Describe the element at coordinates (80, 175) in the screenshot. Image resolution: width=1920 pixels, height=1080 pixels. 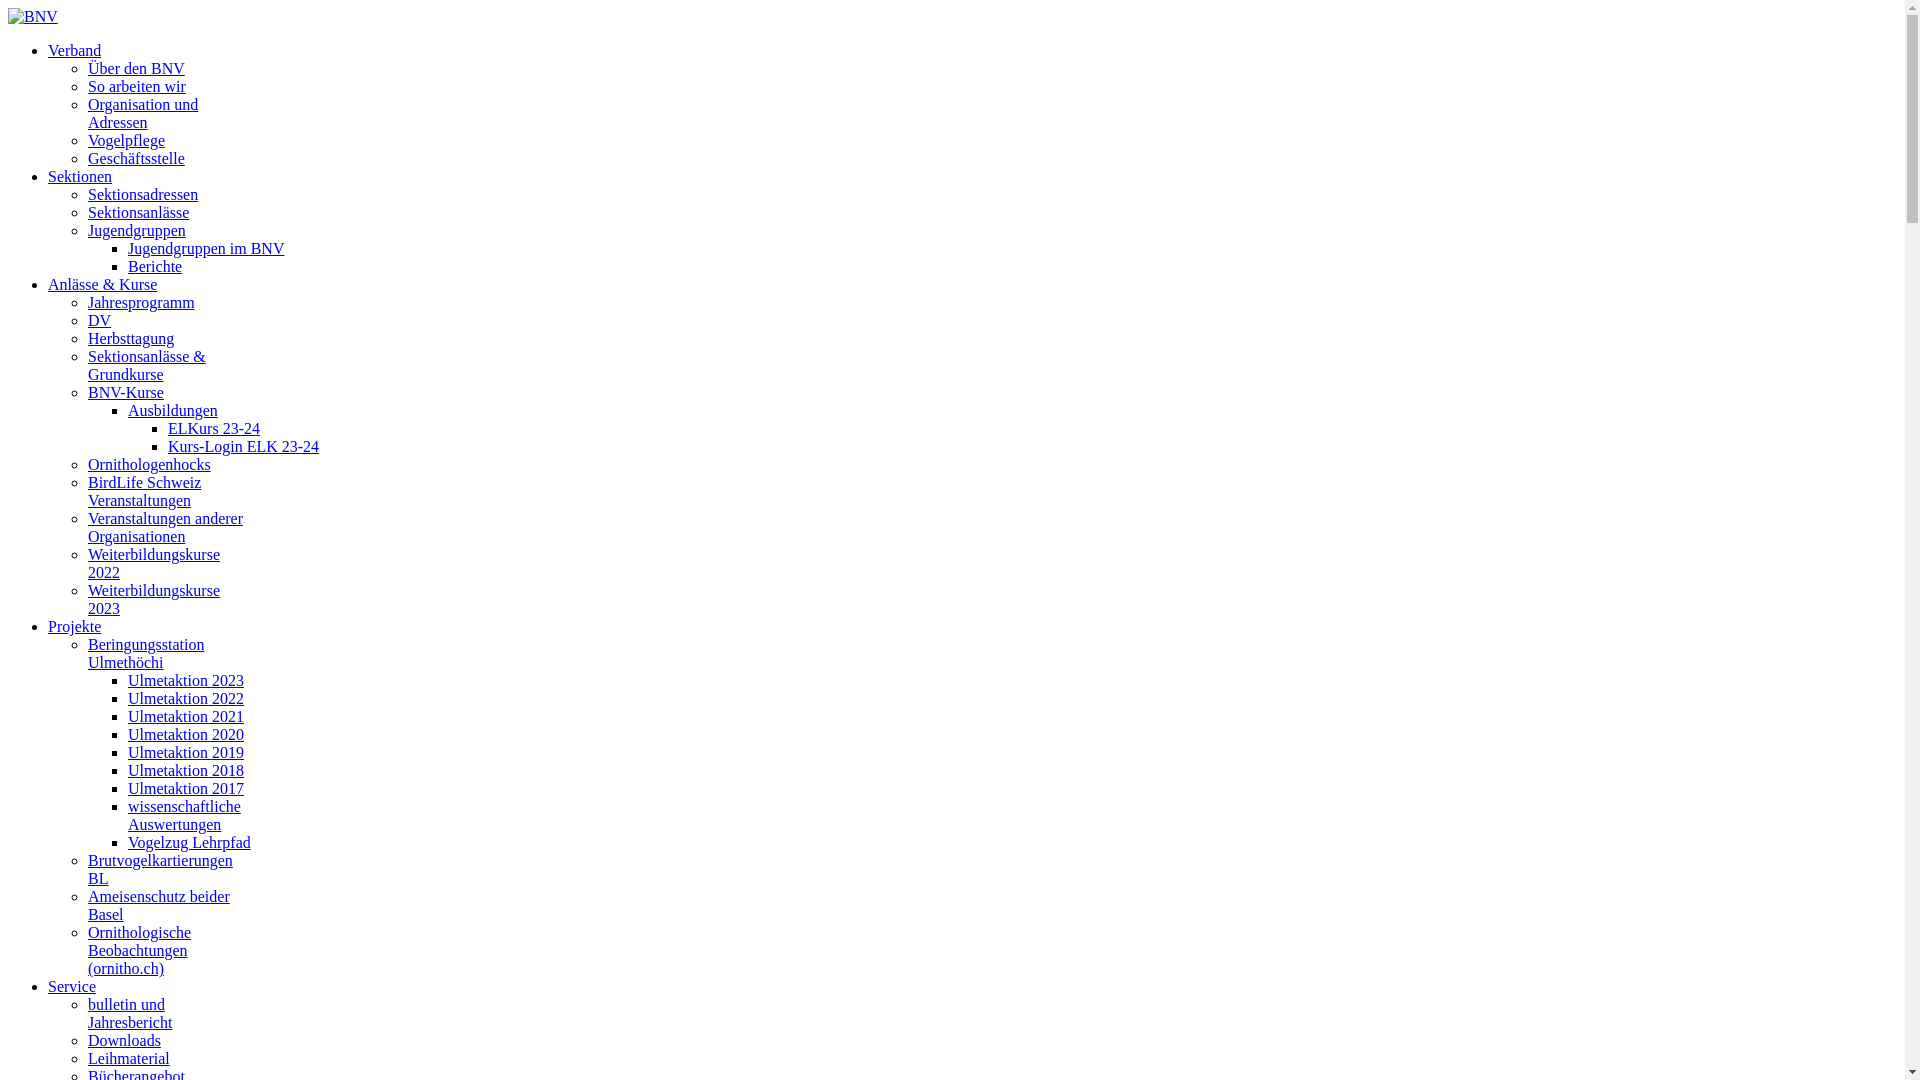
I see `'Sektionen'` at that location.